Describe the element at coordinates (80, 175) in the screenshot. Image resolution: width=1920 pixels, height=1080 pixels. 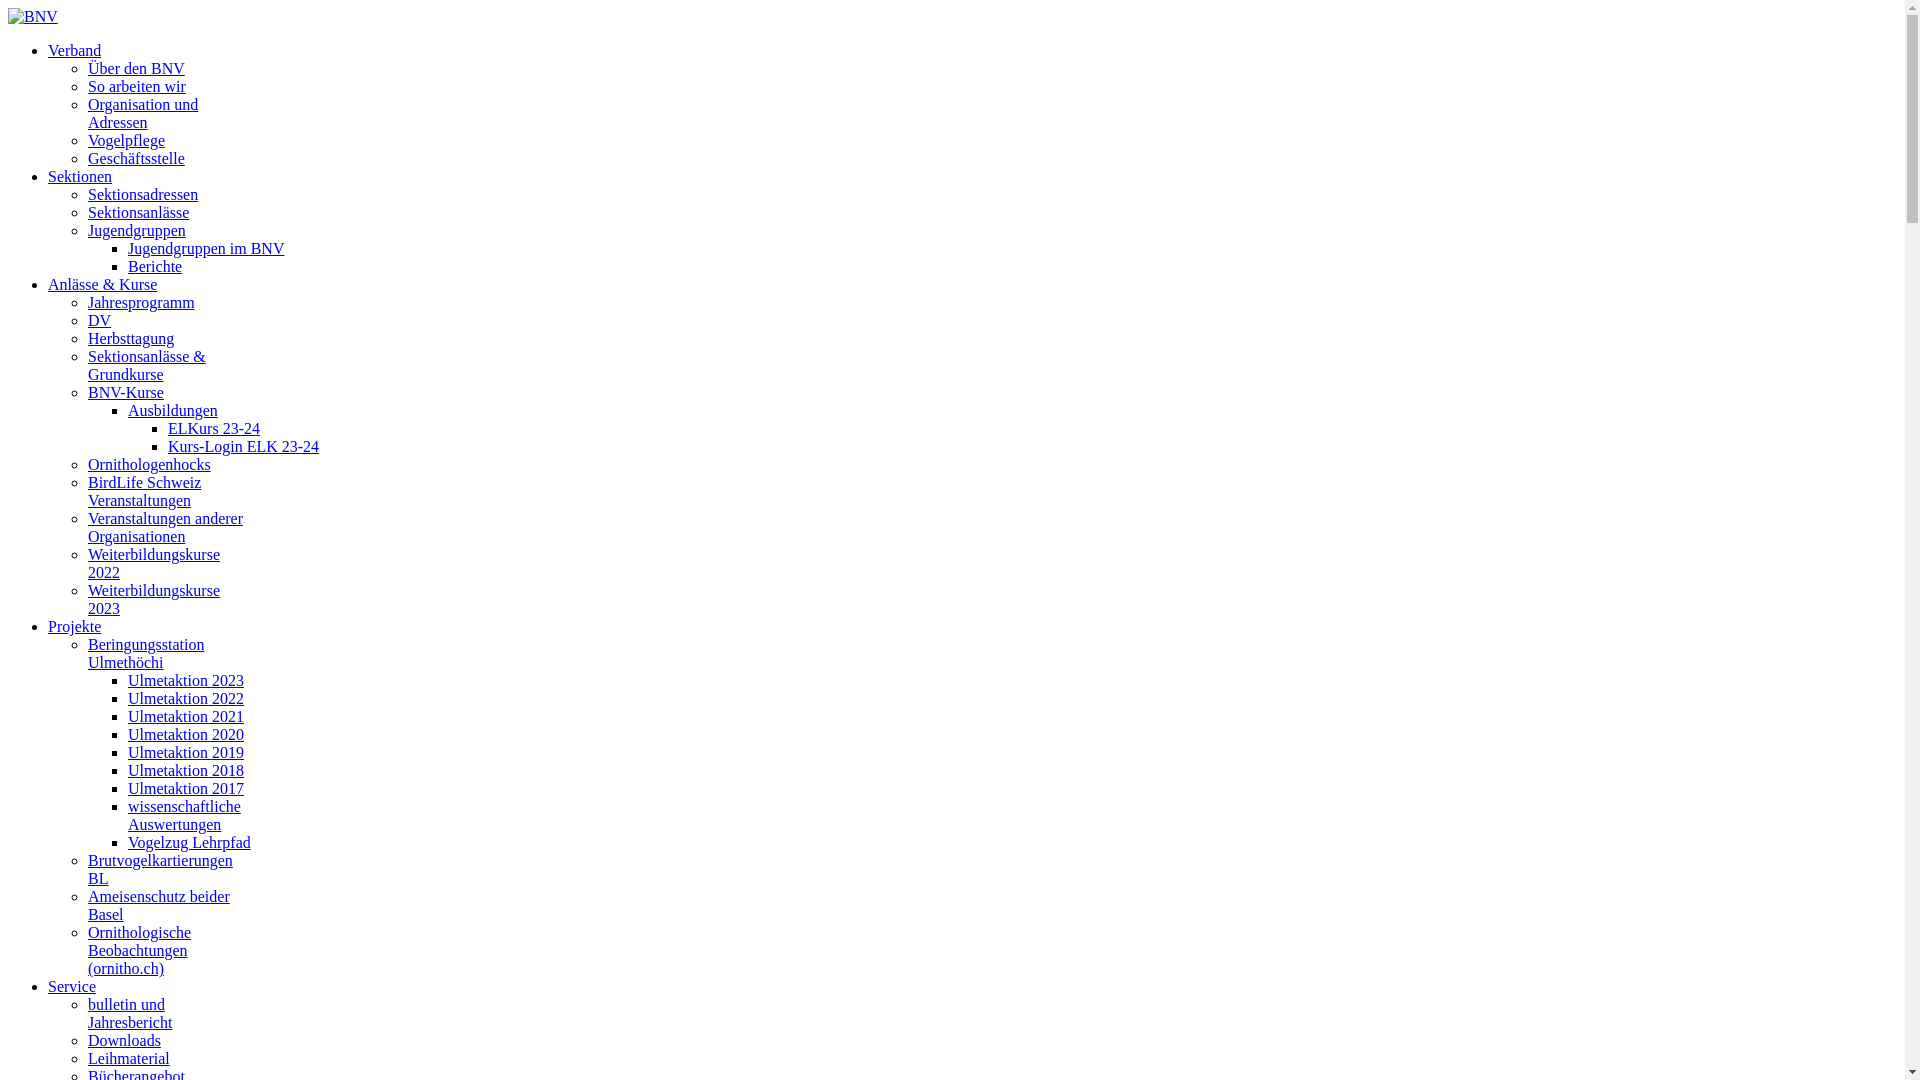
I see `'Sektionen'` at that location.